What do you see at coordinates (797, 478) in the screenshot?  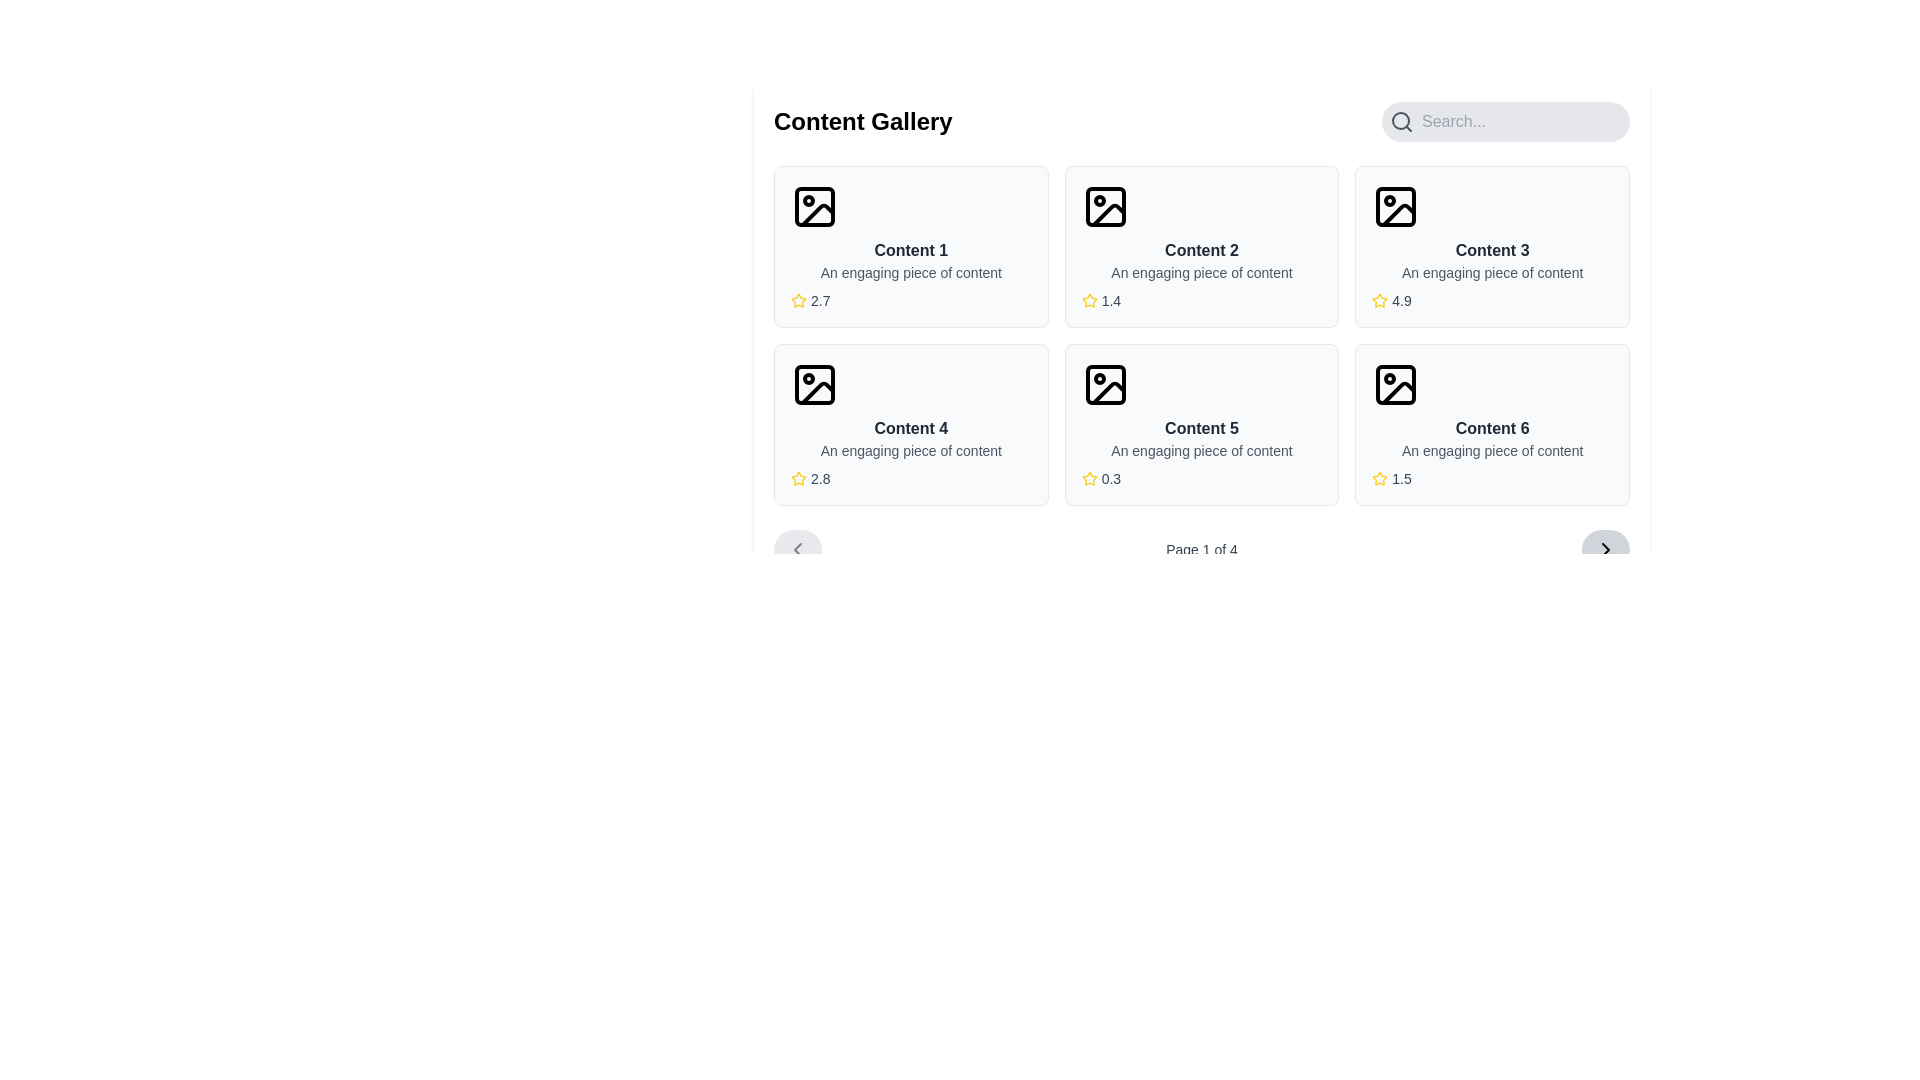 I see `the rating icon for 'Content 4', which is located in the second row, first column of the Content Gallery, positioned below the content title and image, preceding the numeric rating value '2.8'` at bounding box center [797, 478].